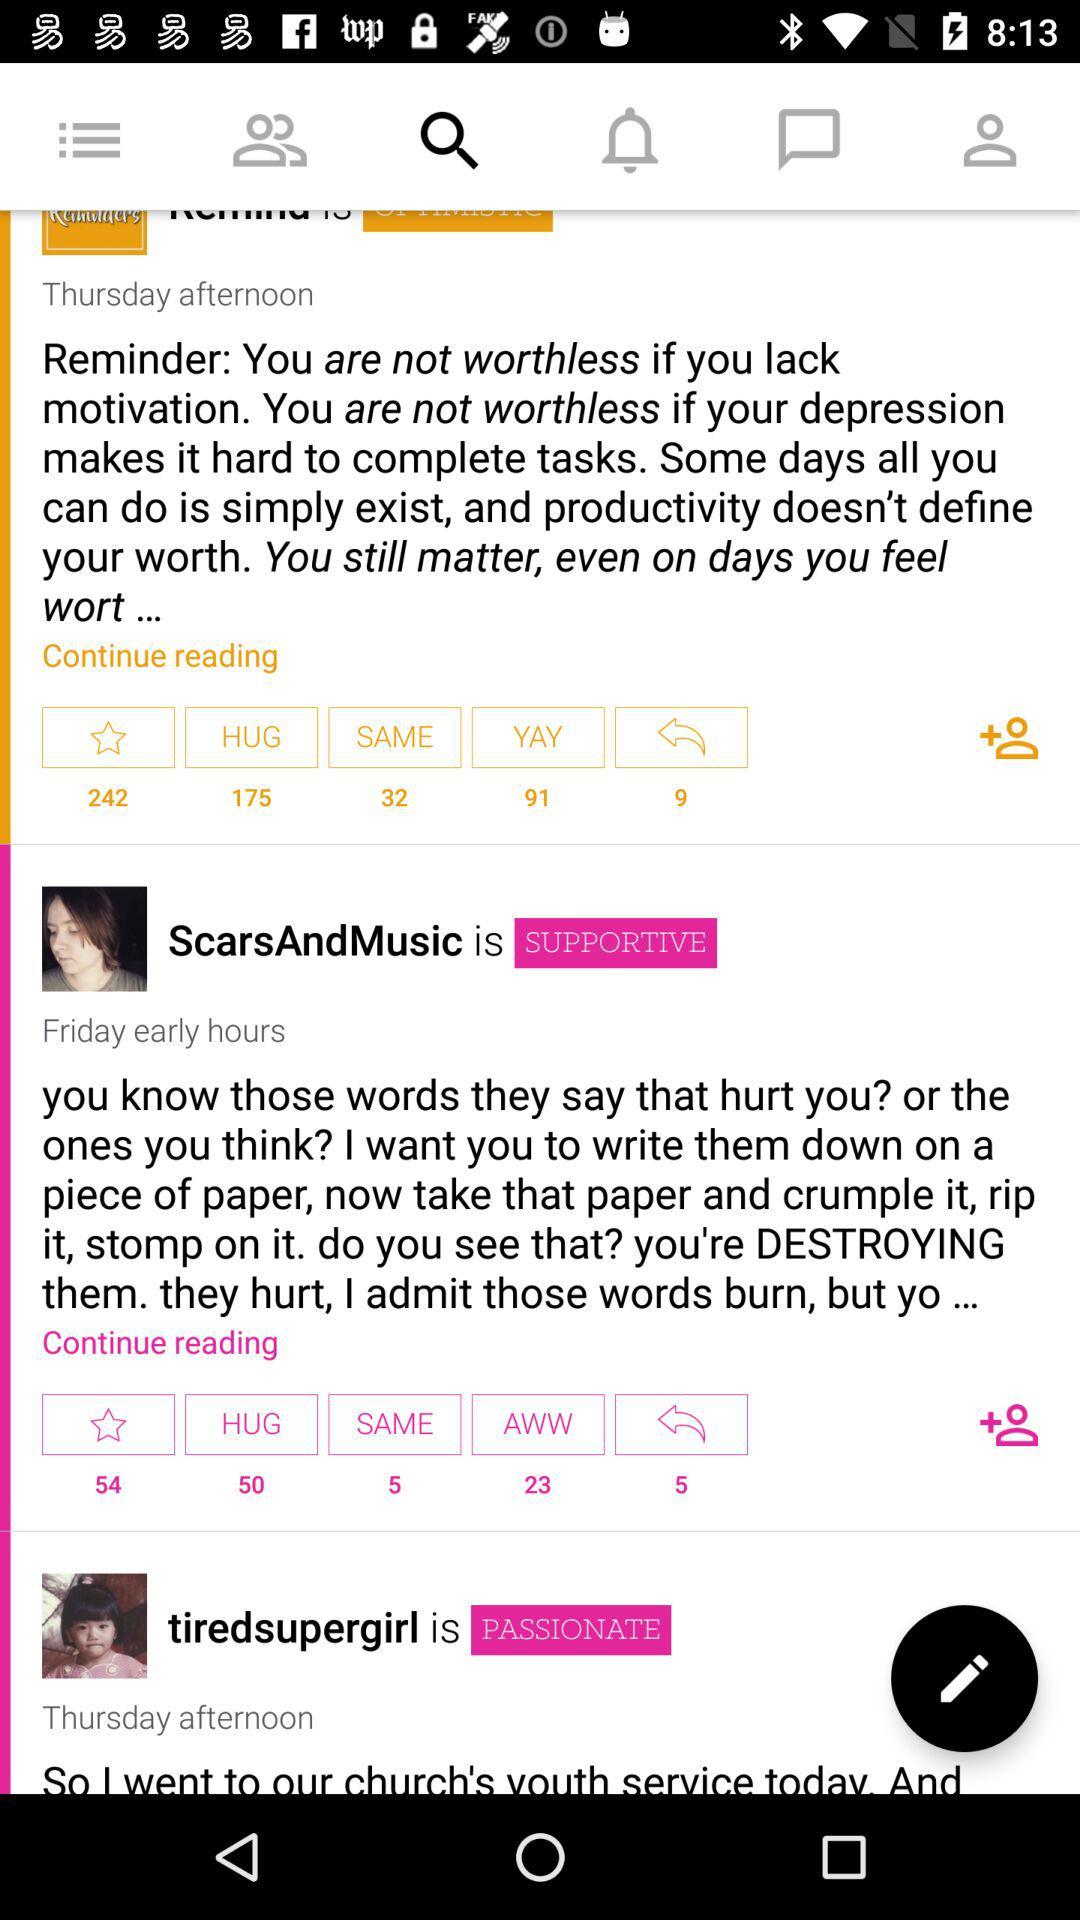  I want to click on the app next to the hug icon, so click(108, 1423).